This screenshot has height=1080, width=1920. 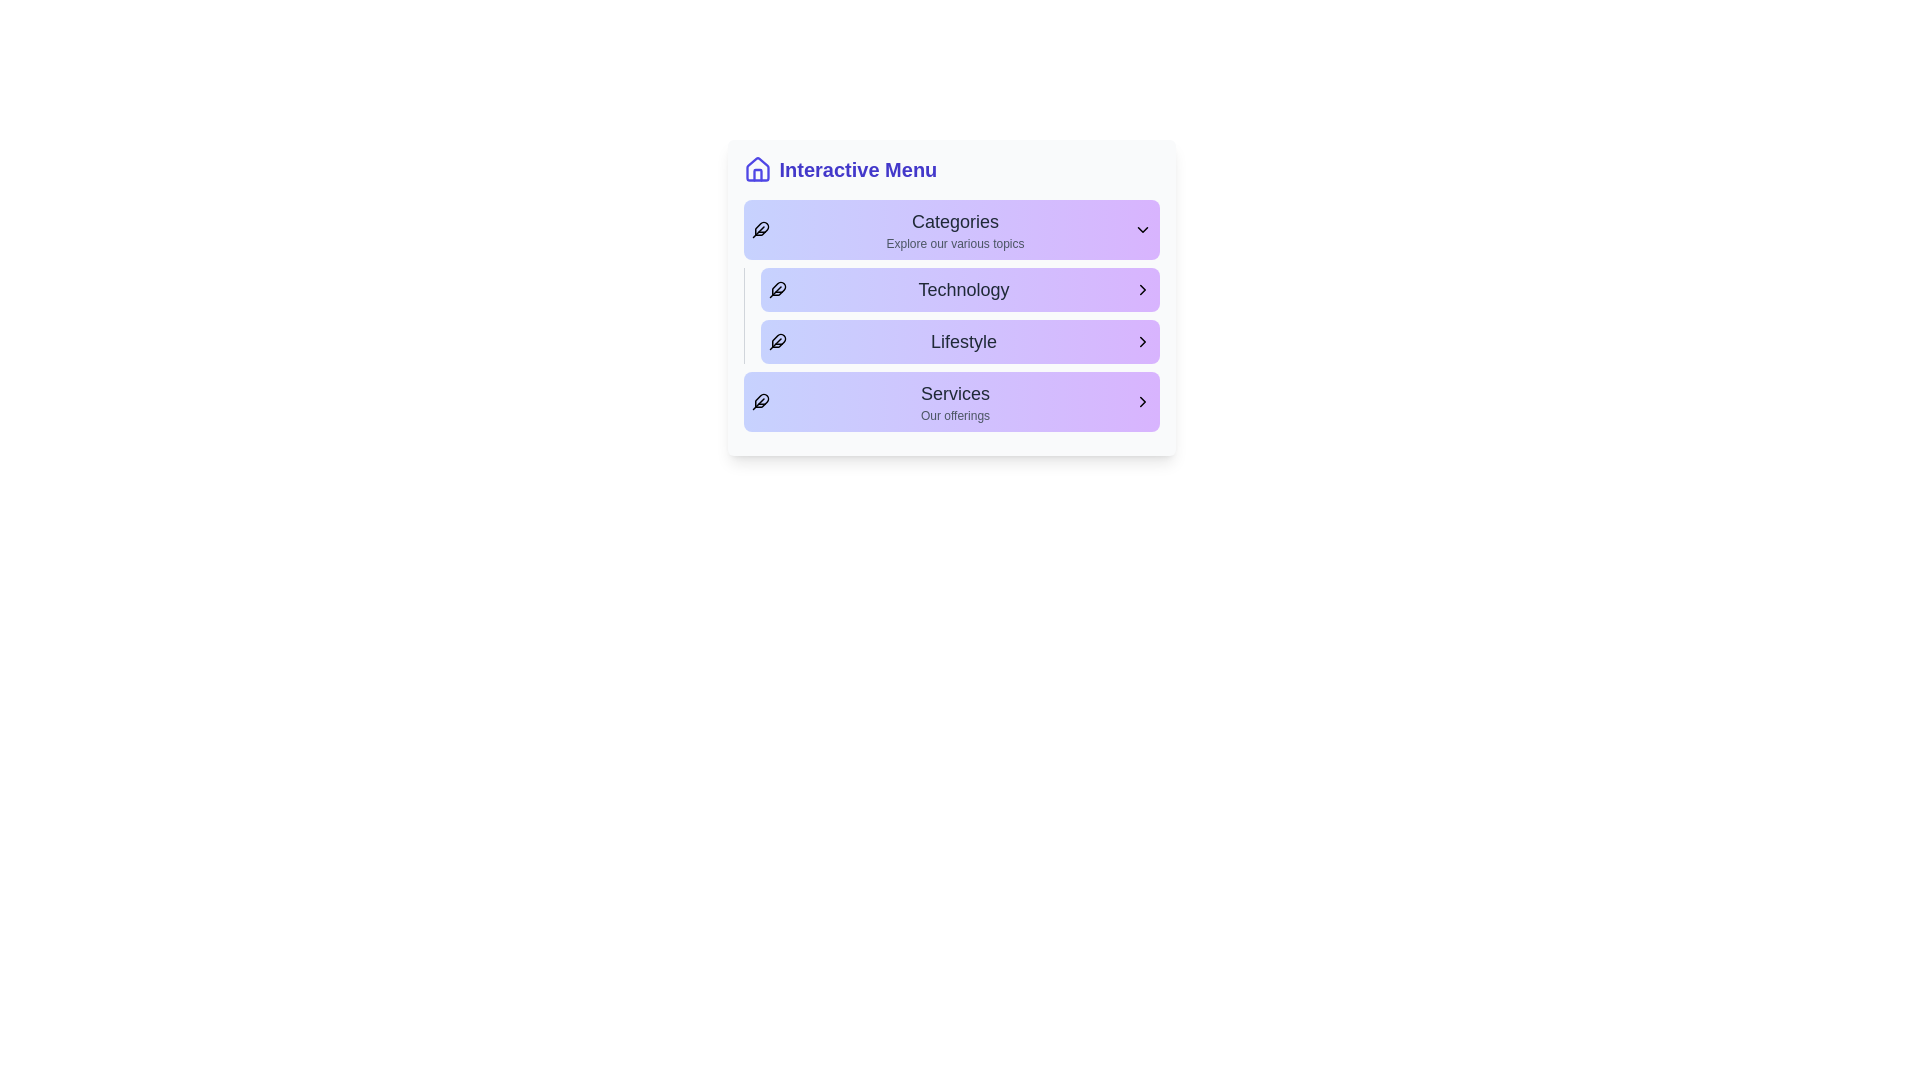 What do you see at coordinates (950, 401) in the screenshot?
I see `the 'Services' menu item, which is the fourth item in the vertical menu layout, featuring a gradient background, bold dark-gray text, a feather icon on the left, and a chevron on the right` at bounding box center [950, 401].